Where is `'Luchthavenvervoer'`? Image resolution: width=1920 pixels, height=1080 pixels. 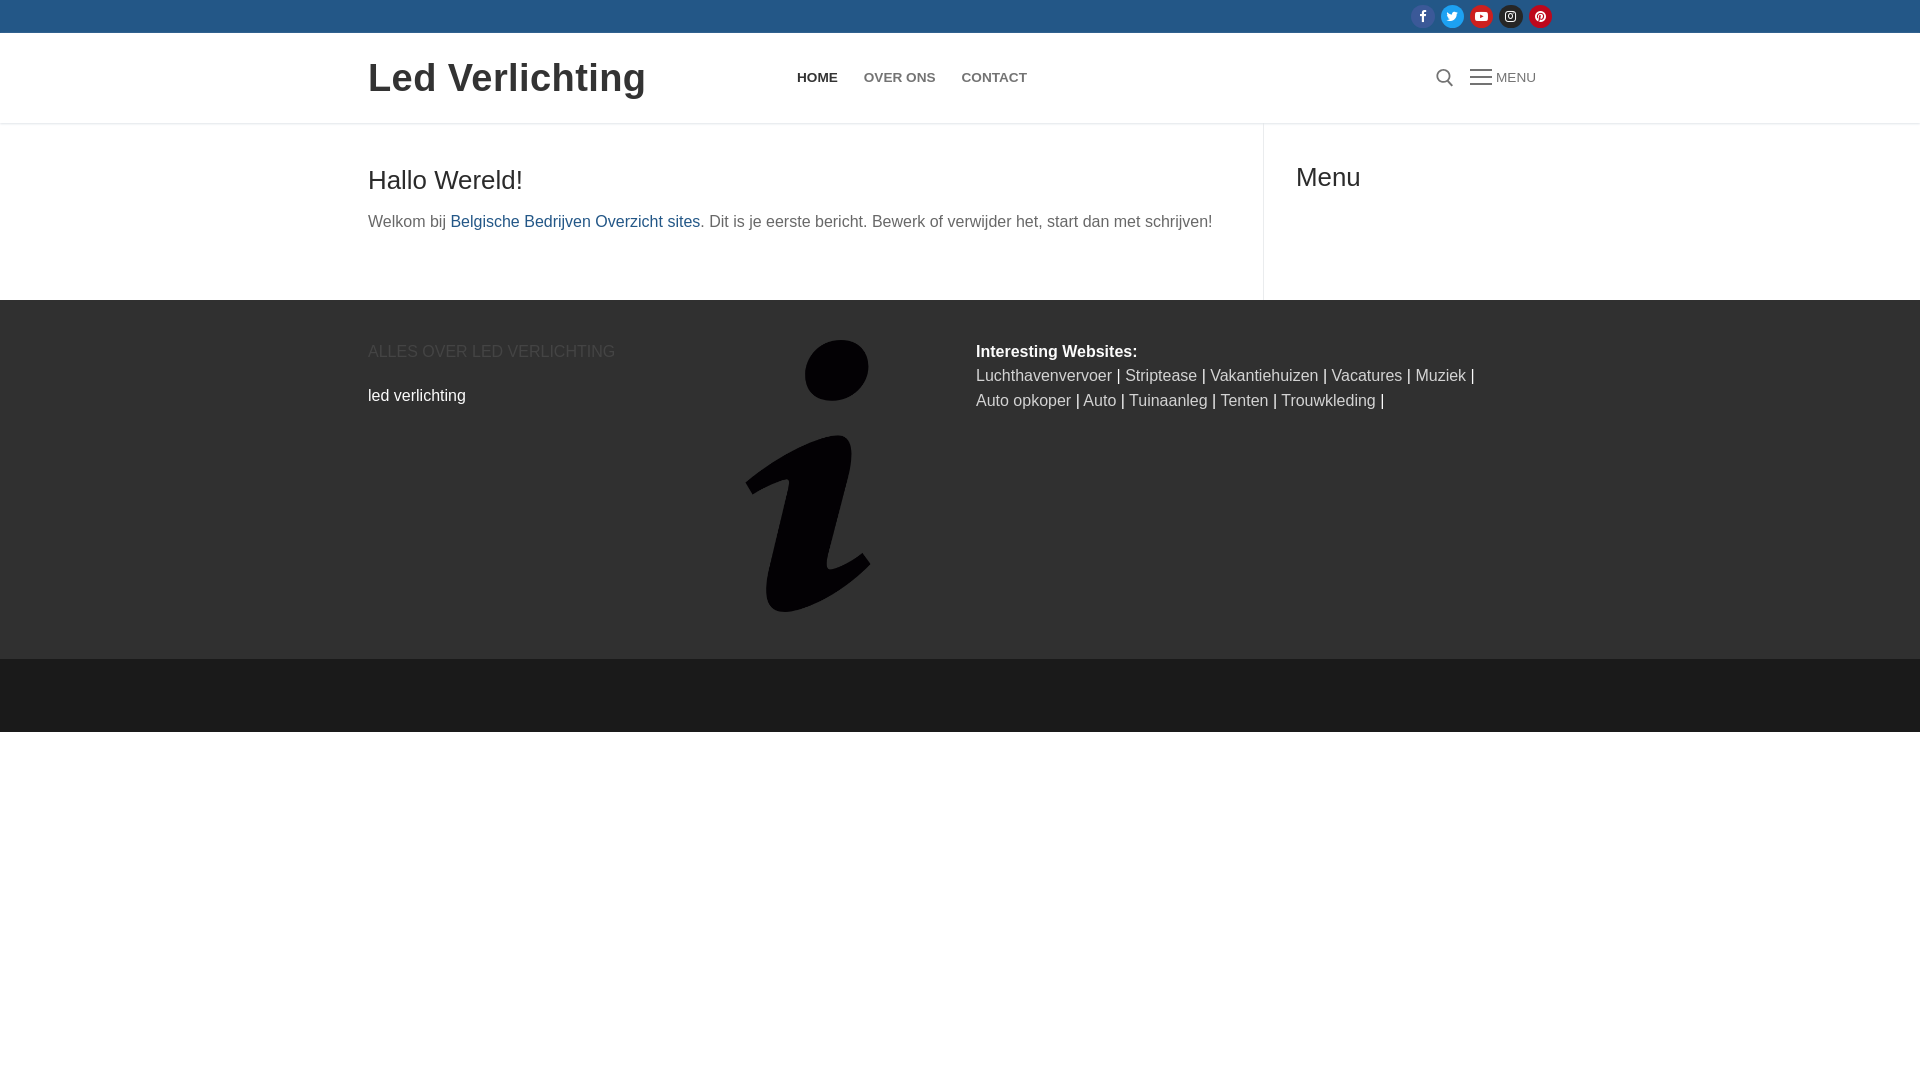
'Luchthavenvervoer' is located at coordinates (1042, 375).